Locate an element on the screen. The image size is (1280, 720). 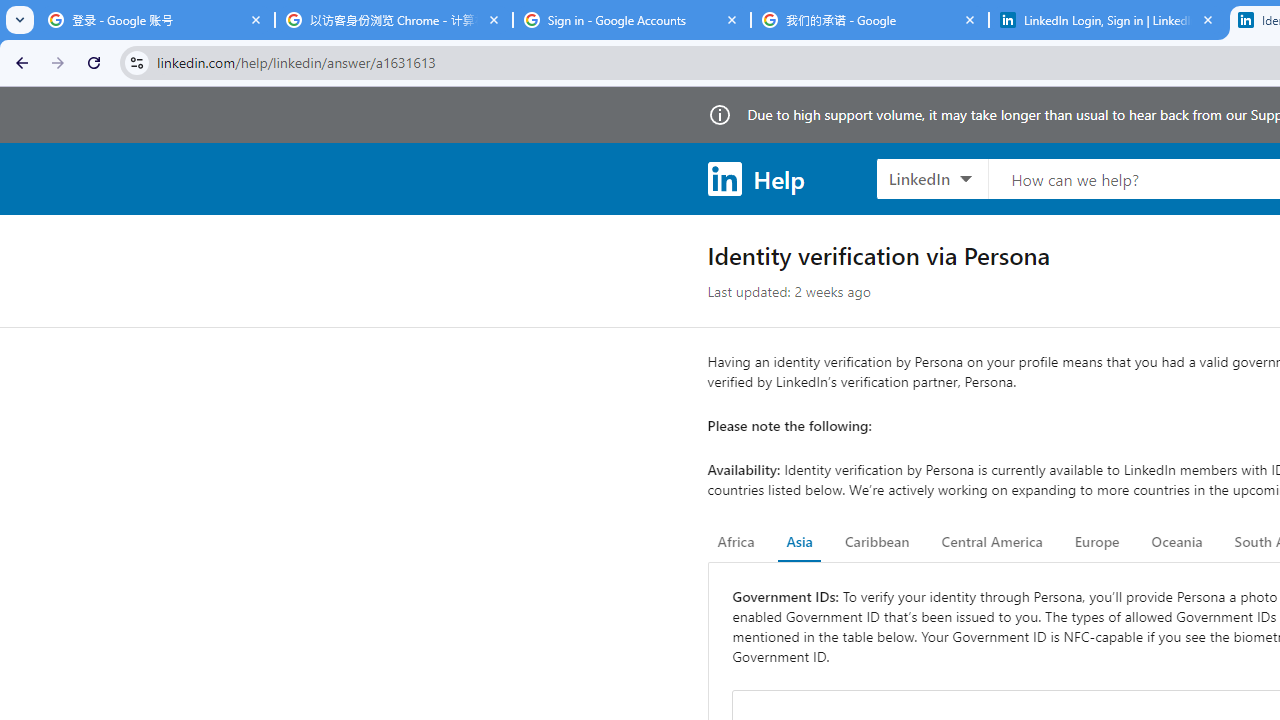
'Europe' is located at coordinates (1095, 542).